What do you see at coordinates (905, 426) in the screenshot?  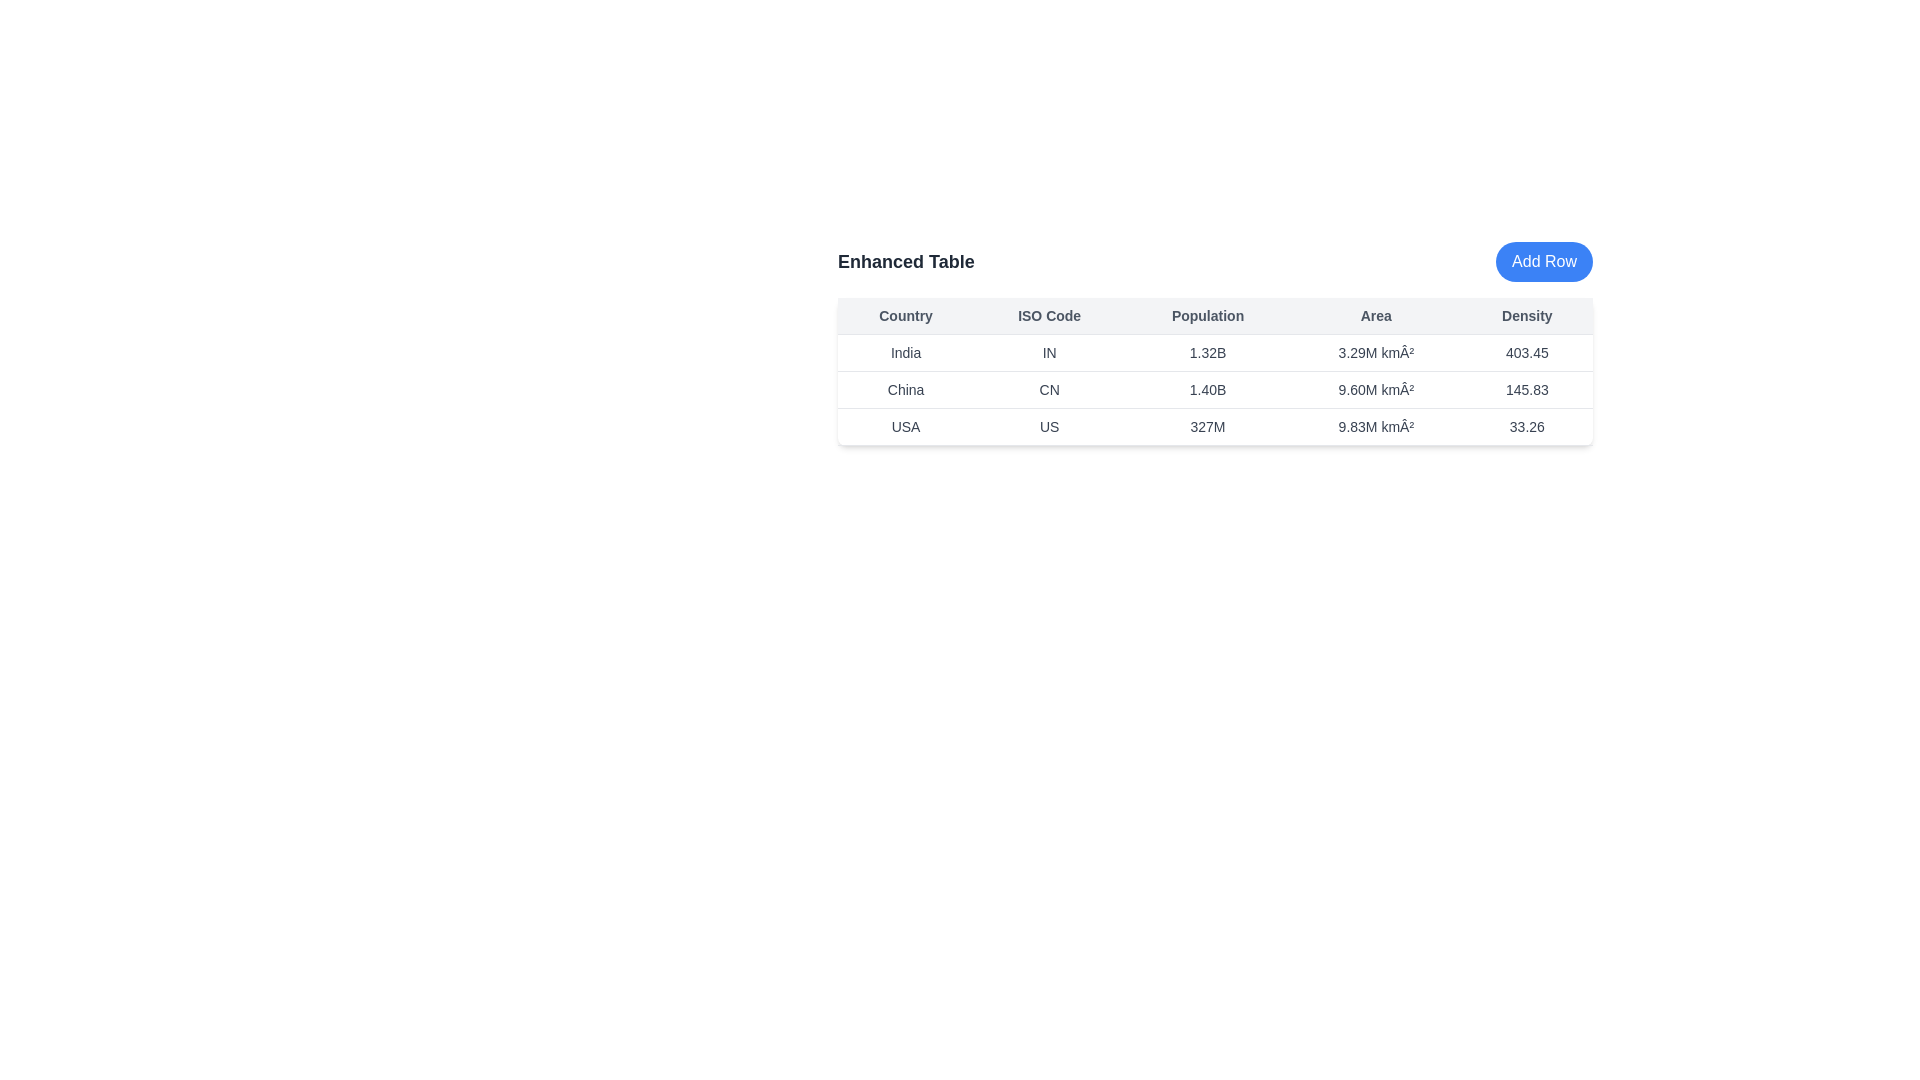 I see `the text element labeling the country, which is located in the bottom row of the data table under the 'Country' column` at bounding box center [905, 426].